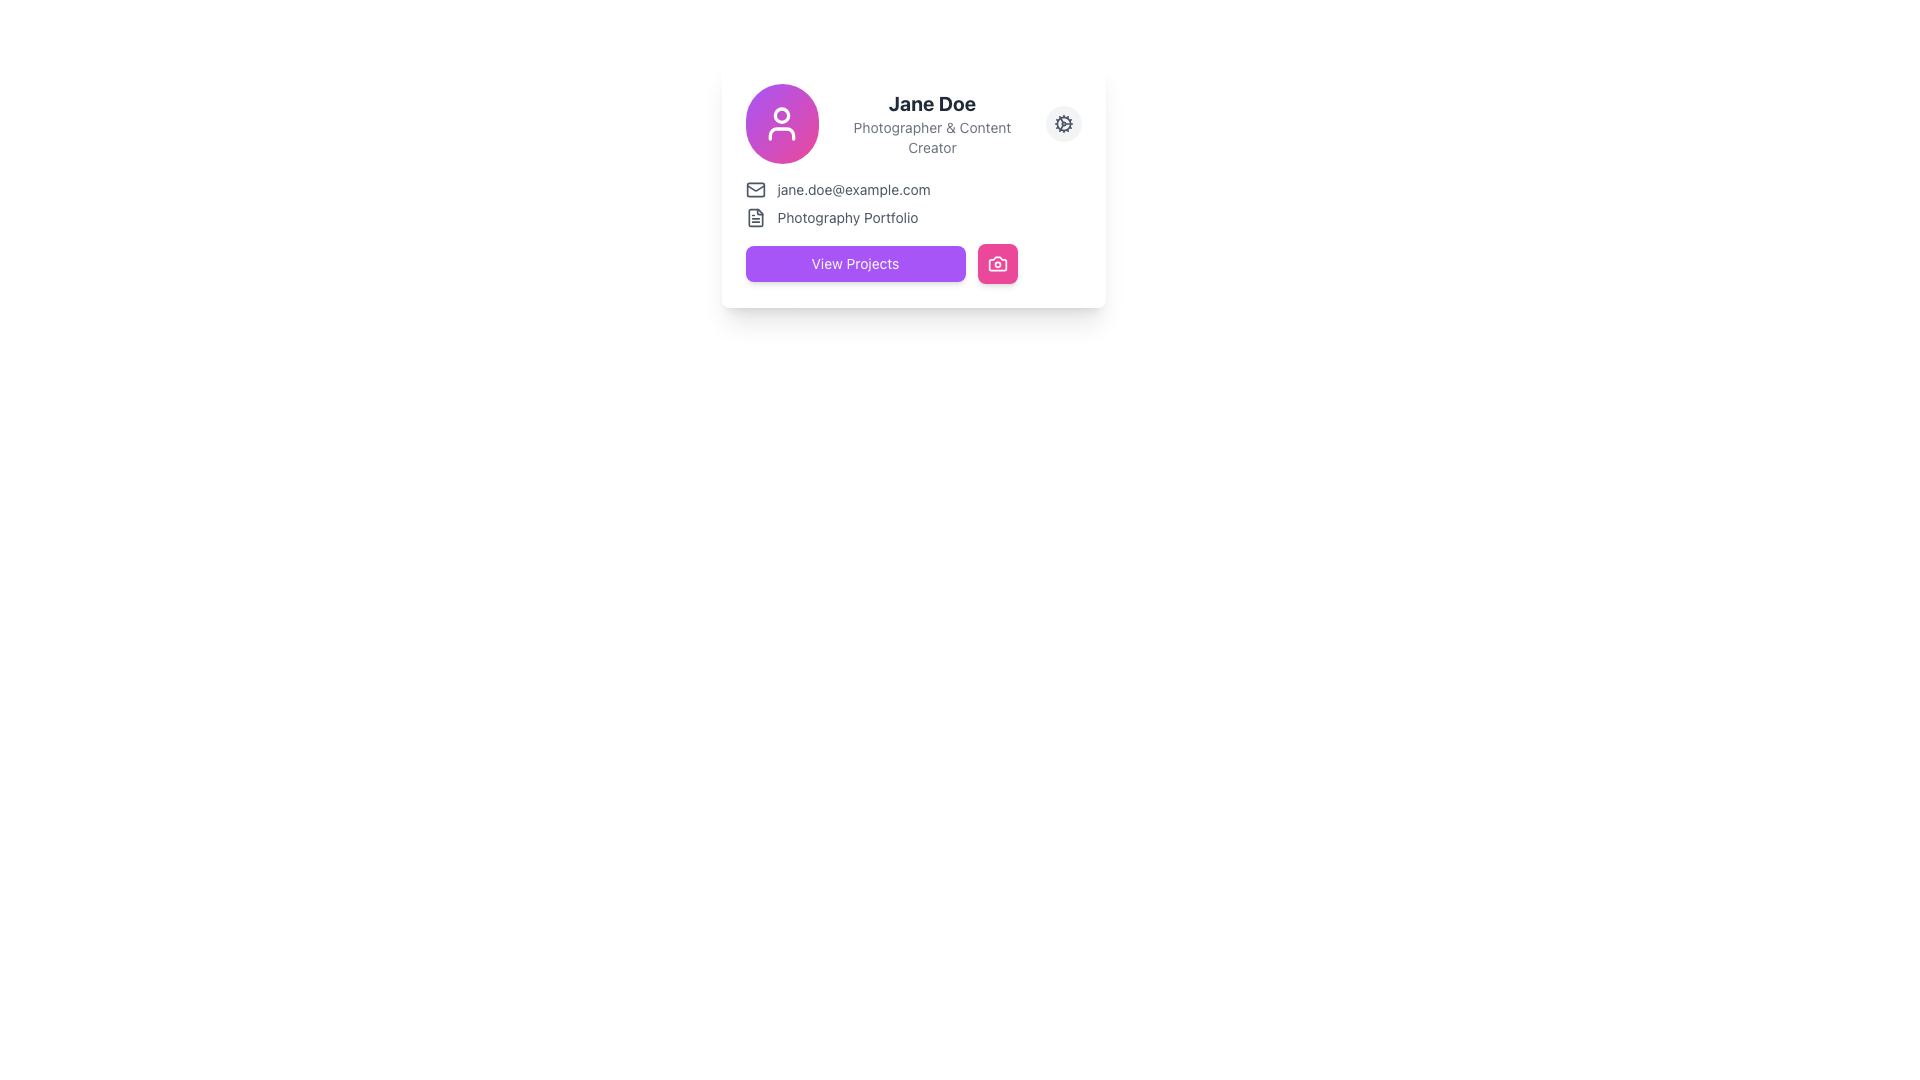  I want to click on the static text UI element displaying 'Jane Doe' and 'Photographer & Content Creator', located in the central right section of the card-like component, so click(931, 123).